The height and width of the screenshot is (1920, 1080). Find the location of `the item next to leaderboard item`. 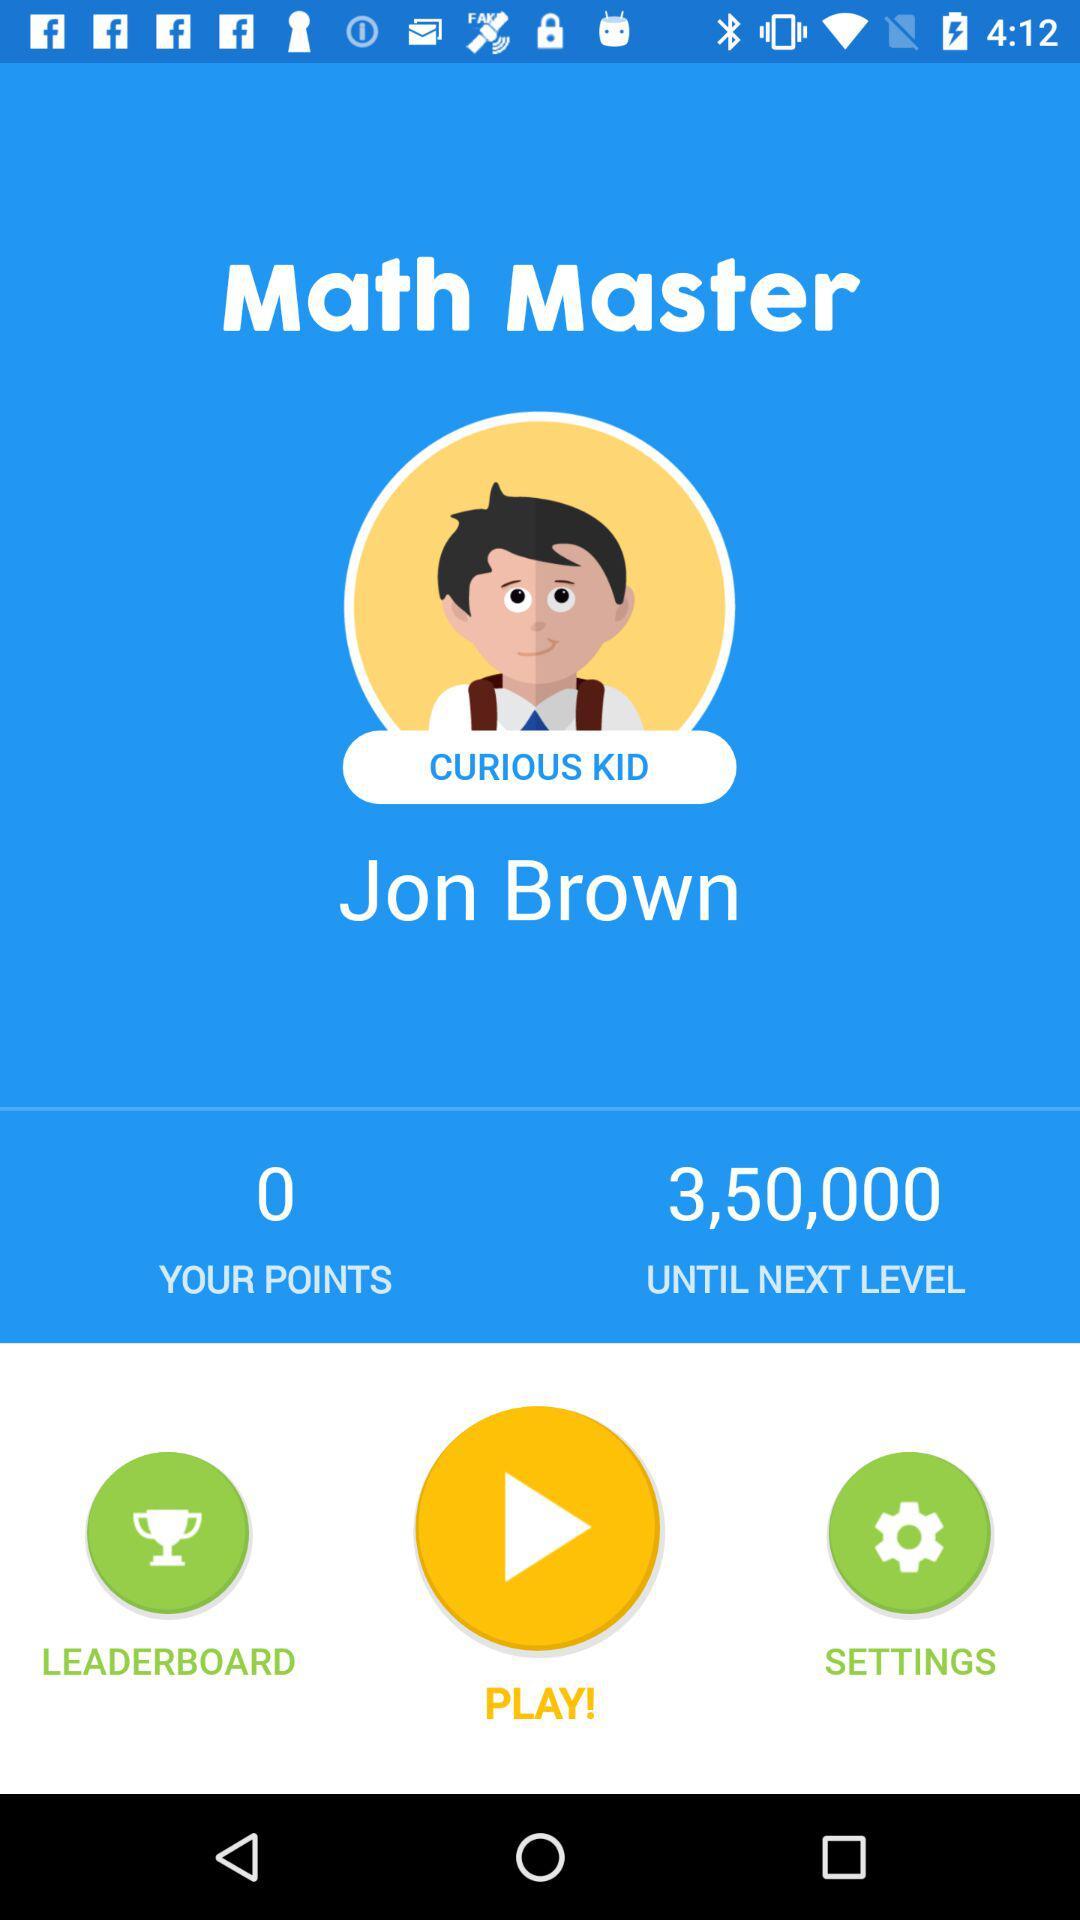

the item next to leaderboard item is located at coordinates (538, 1531).